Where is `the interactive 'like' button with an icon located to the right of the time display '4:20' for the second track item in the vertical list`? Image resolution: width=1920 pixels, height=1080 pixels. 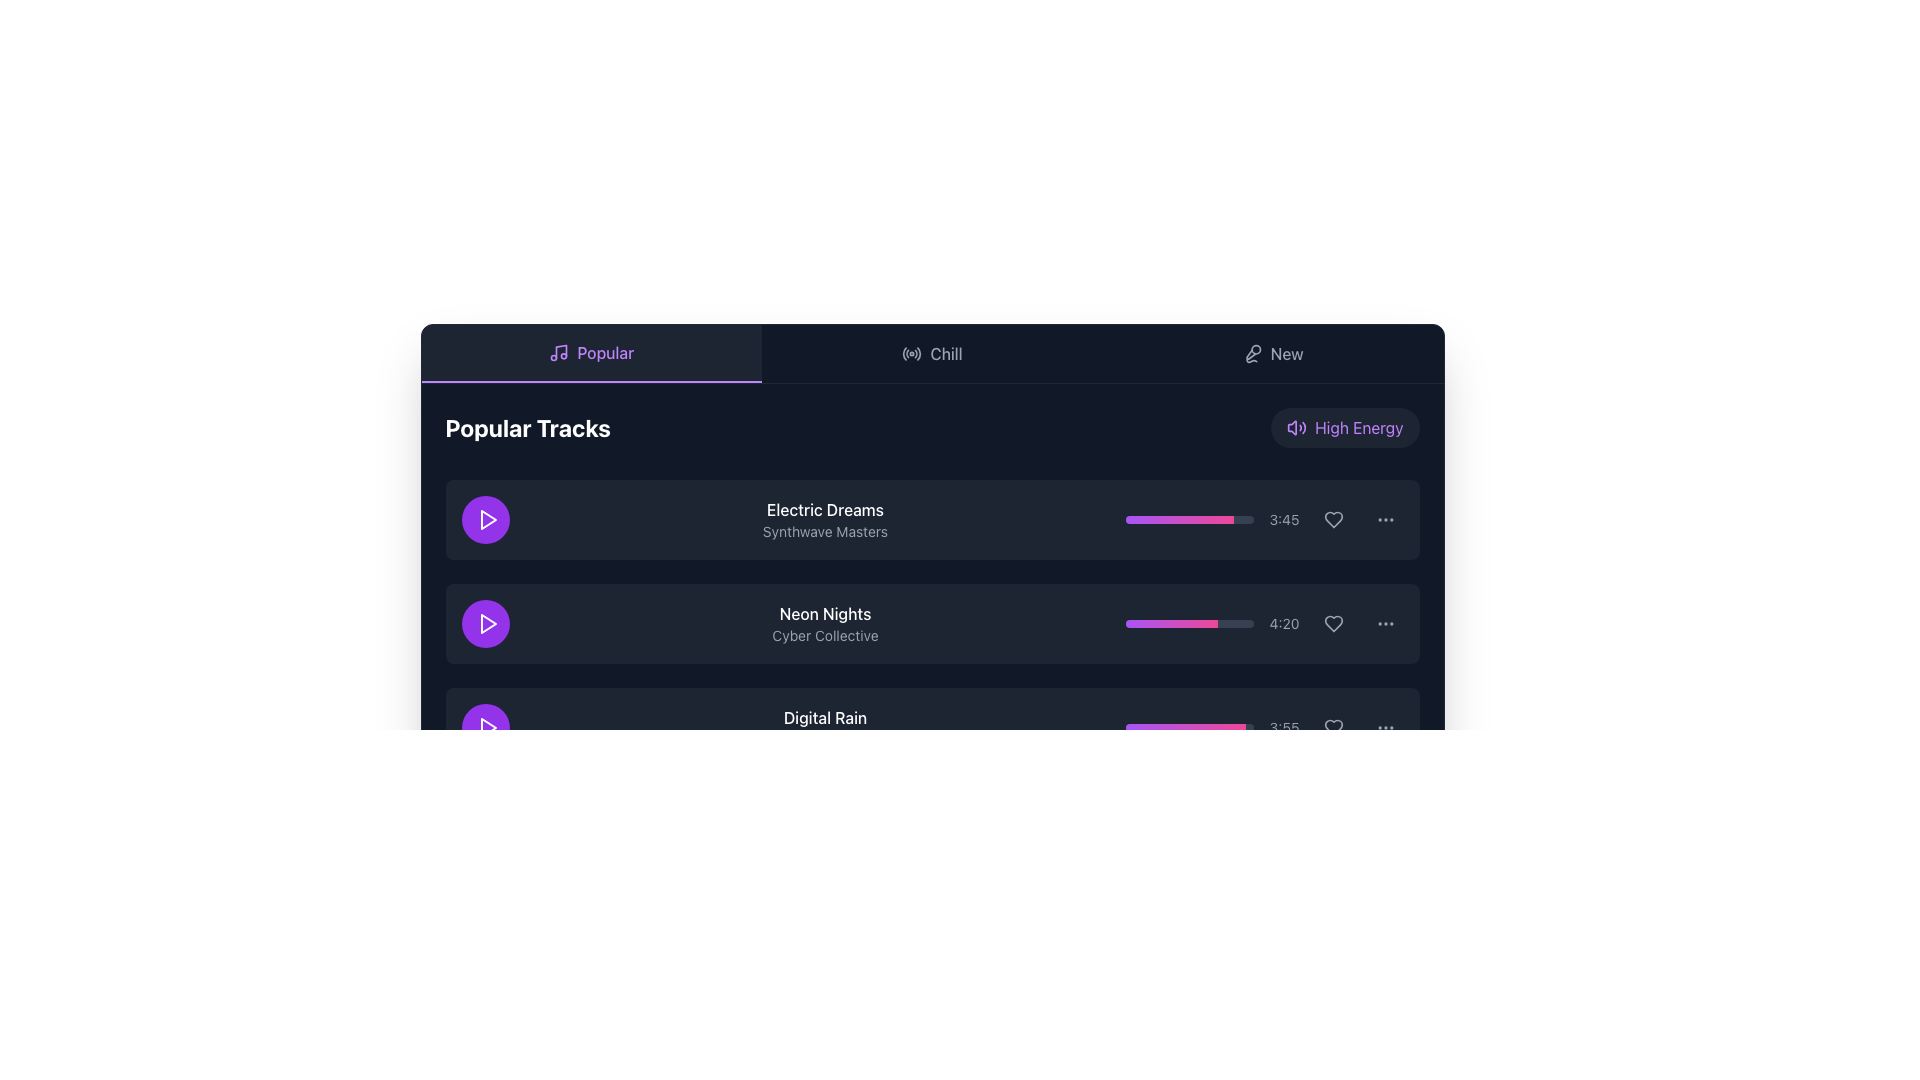 the interactive 'like' button with an icon located to the right of the time display '4:20' for the second track item in the vertical list is located at coordinates (1333, 623).